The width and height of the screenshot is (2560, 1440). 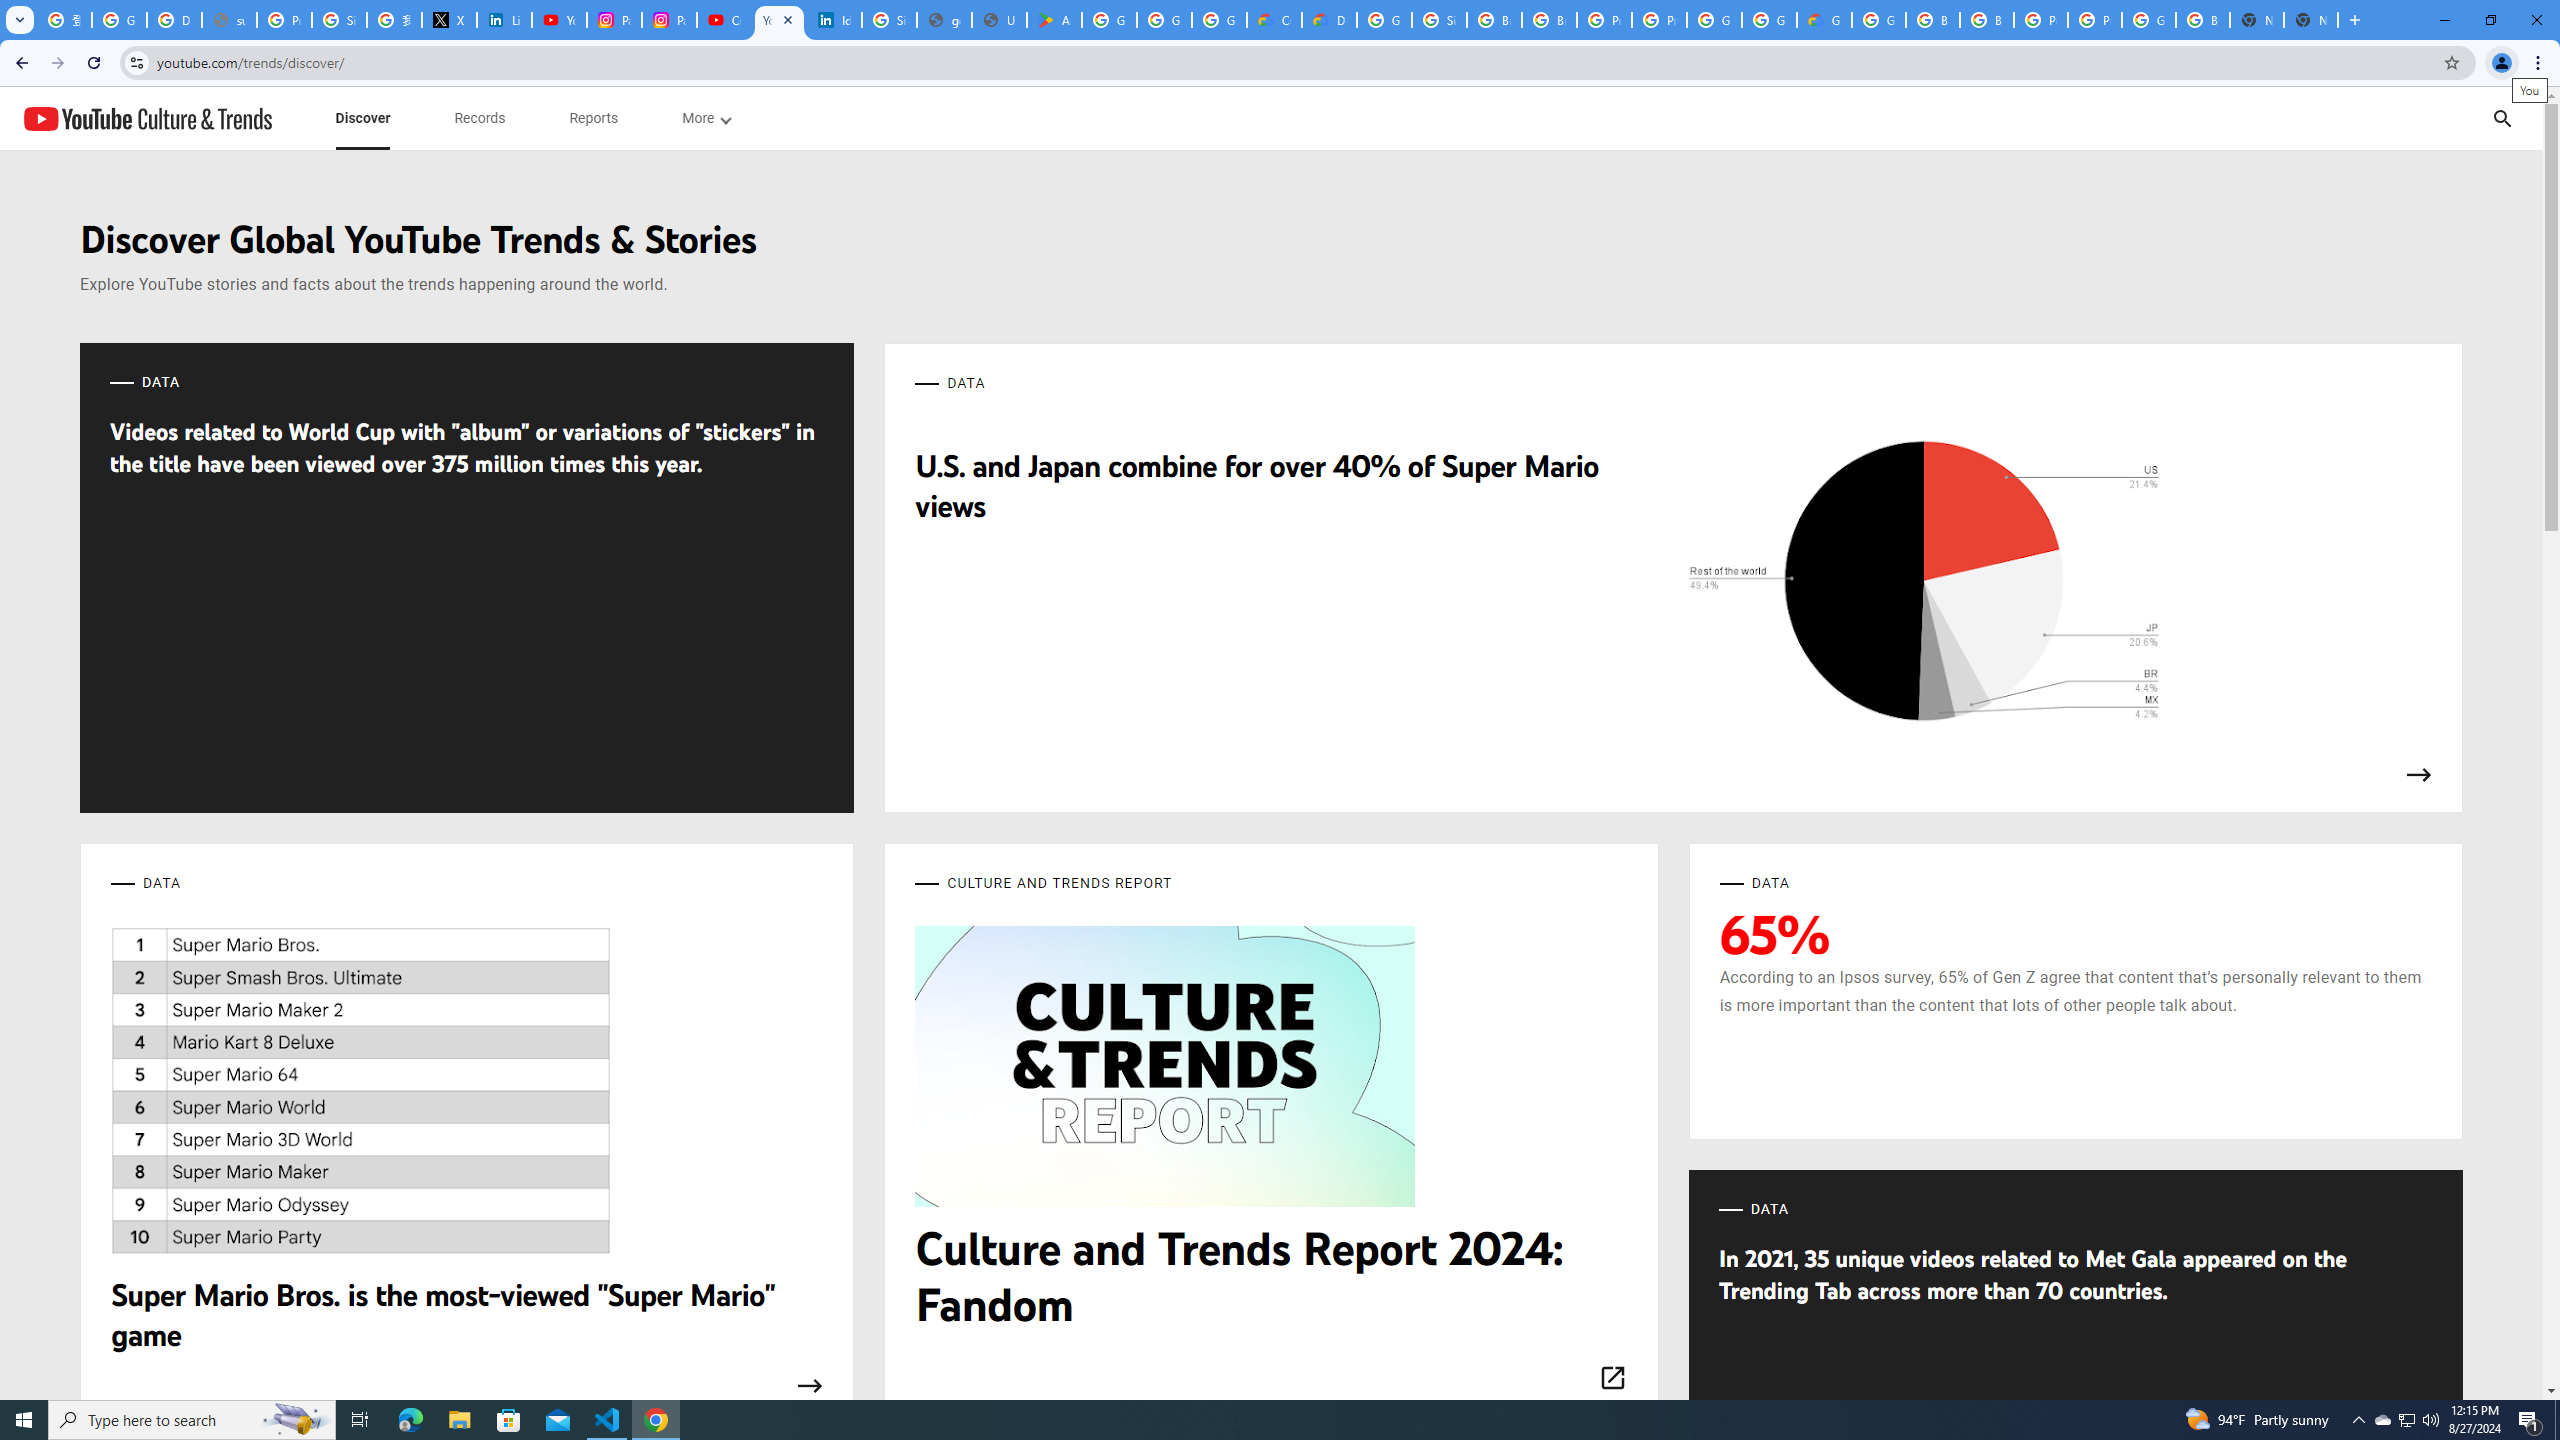 What do you see at coordinates (284, 19) in the screenshot?
I see `'Privacy Help Center - Policies Help'` at bounding box center [284, 19].